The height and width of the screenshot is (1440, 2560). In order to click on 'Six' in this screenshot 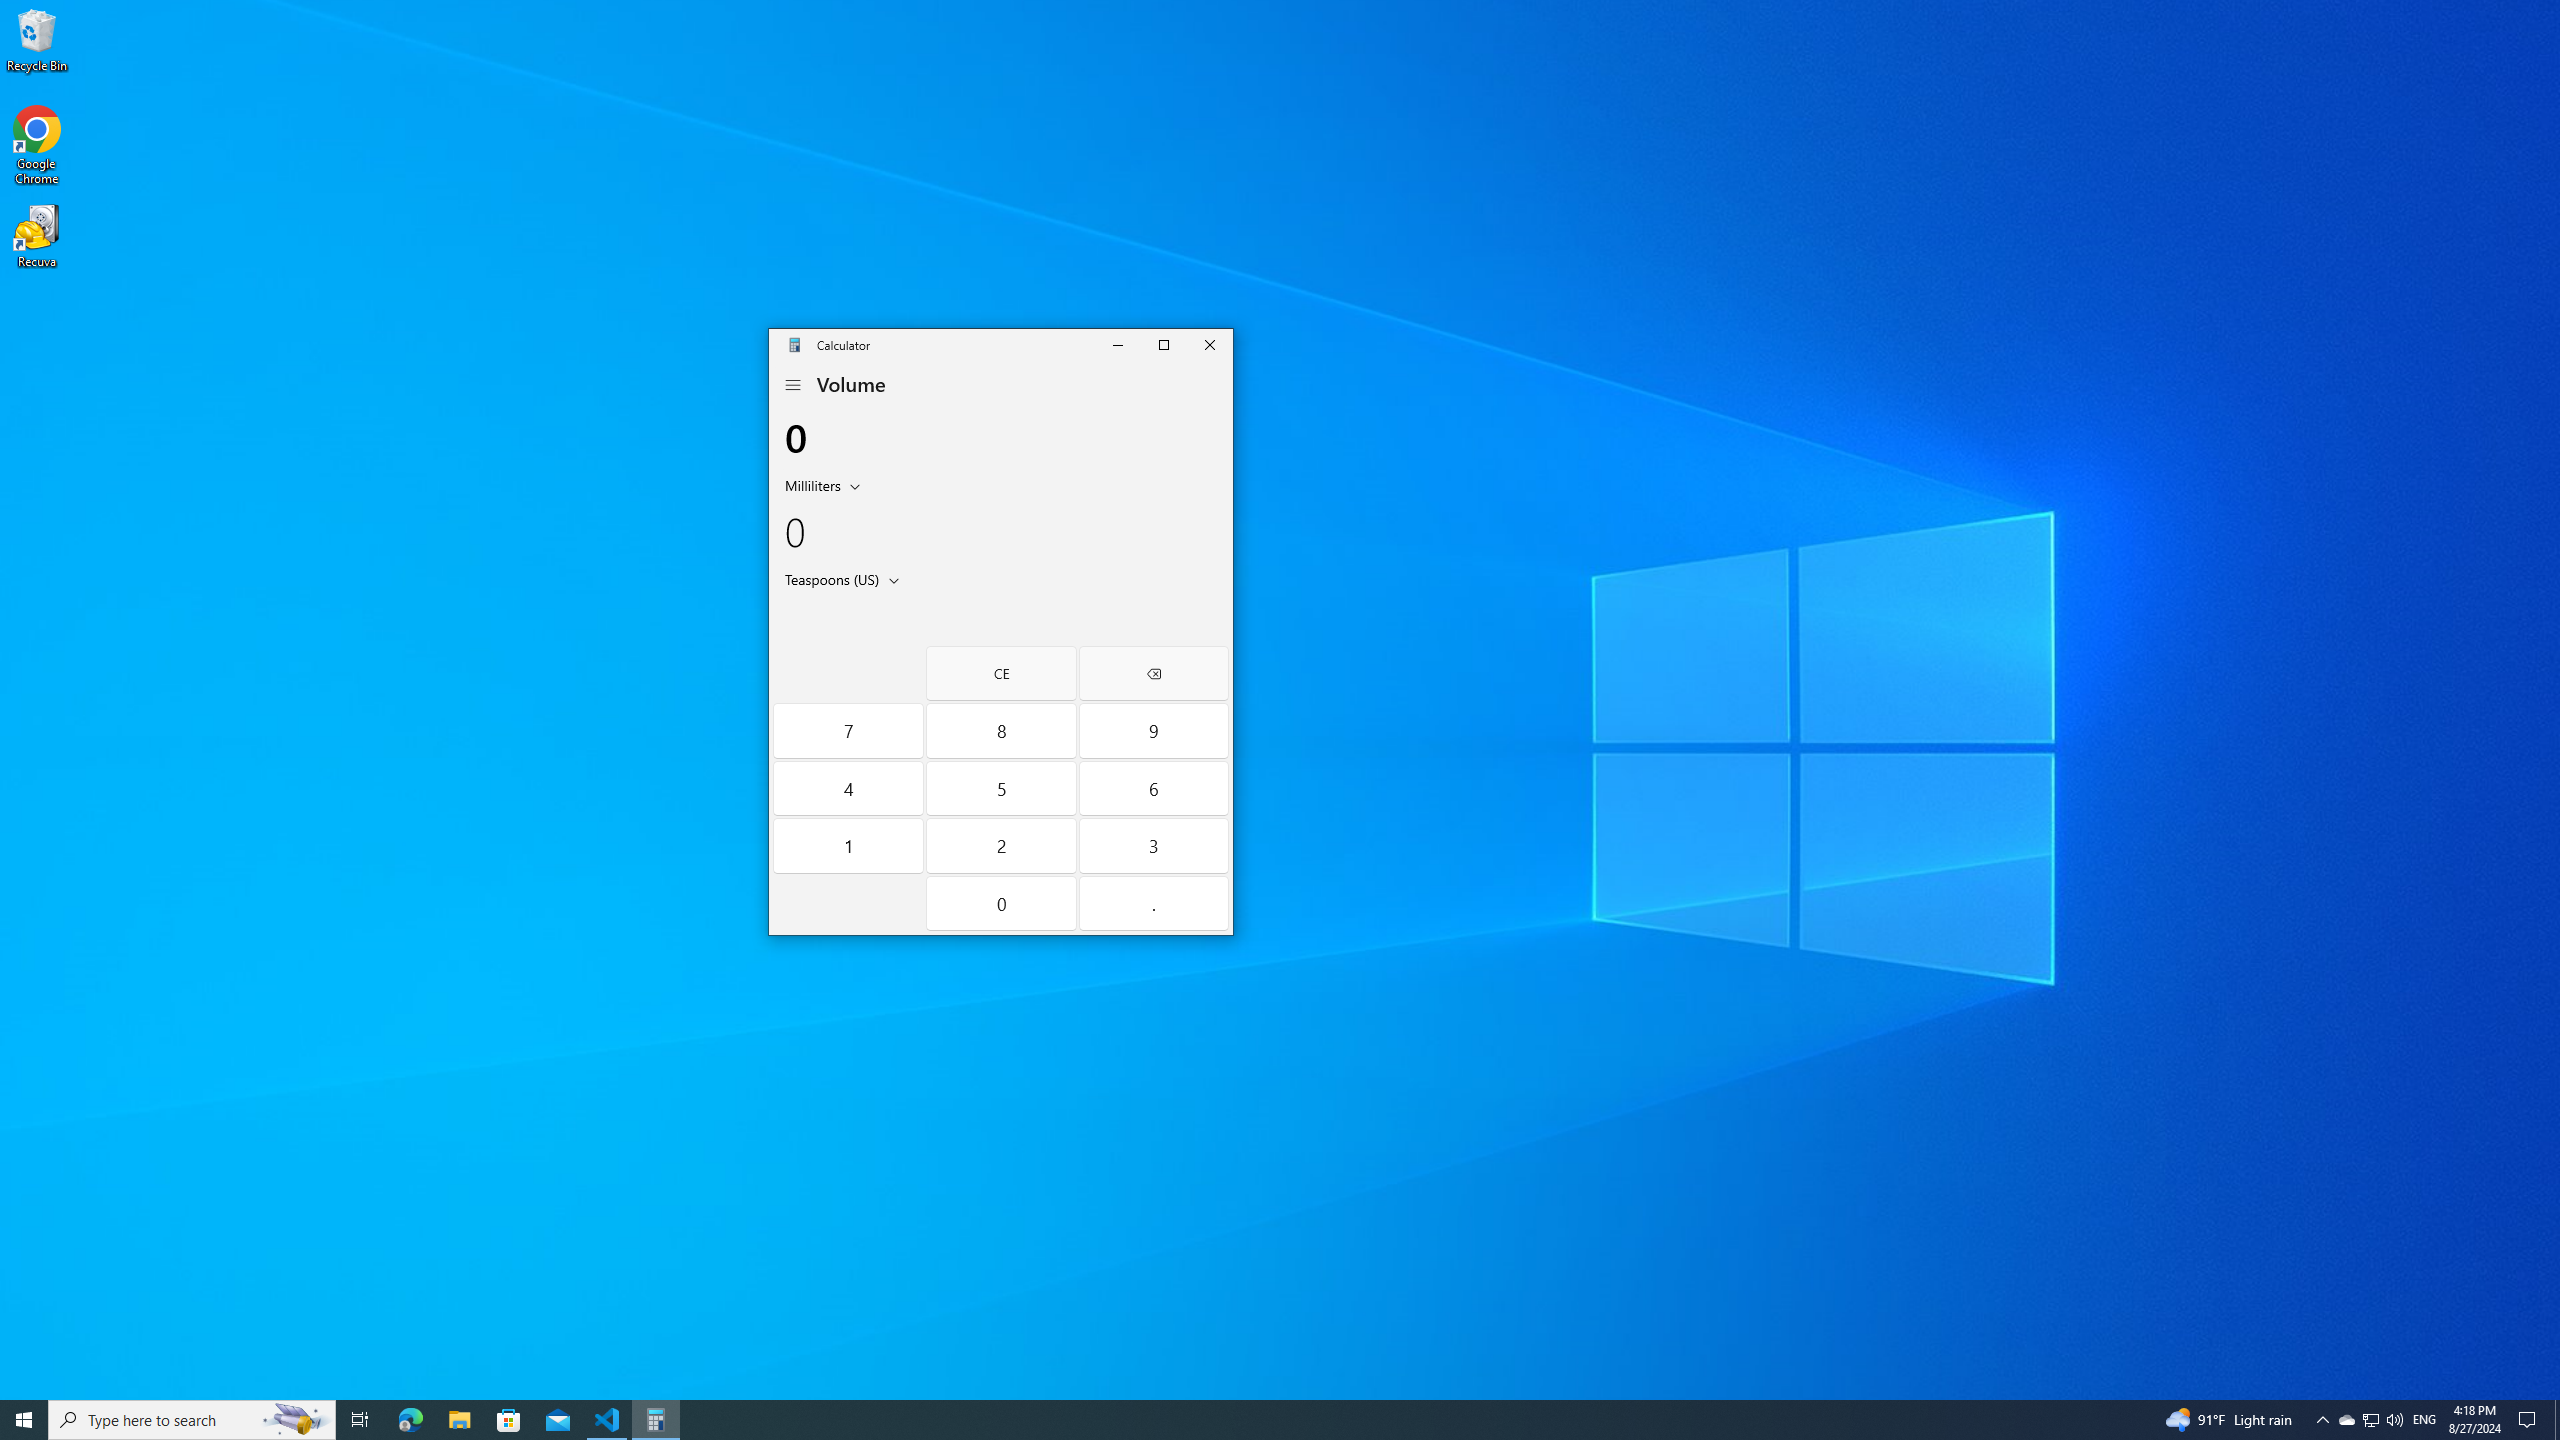, I will do `click(1153, 788)`.